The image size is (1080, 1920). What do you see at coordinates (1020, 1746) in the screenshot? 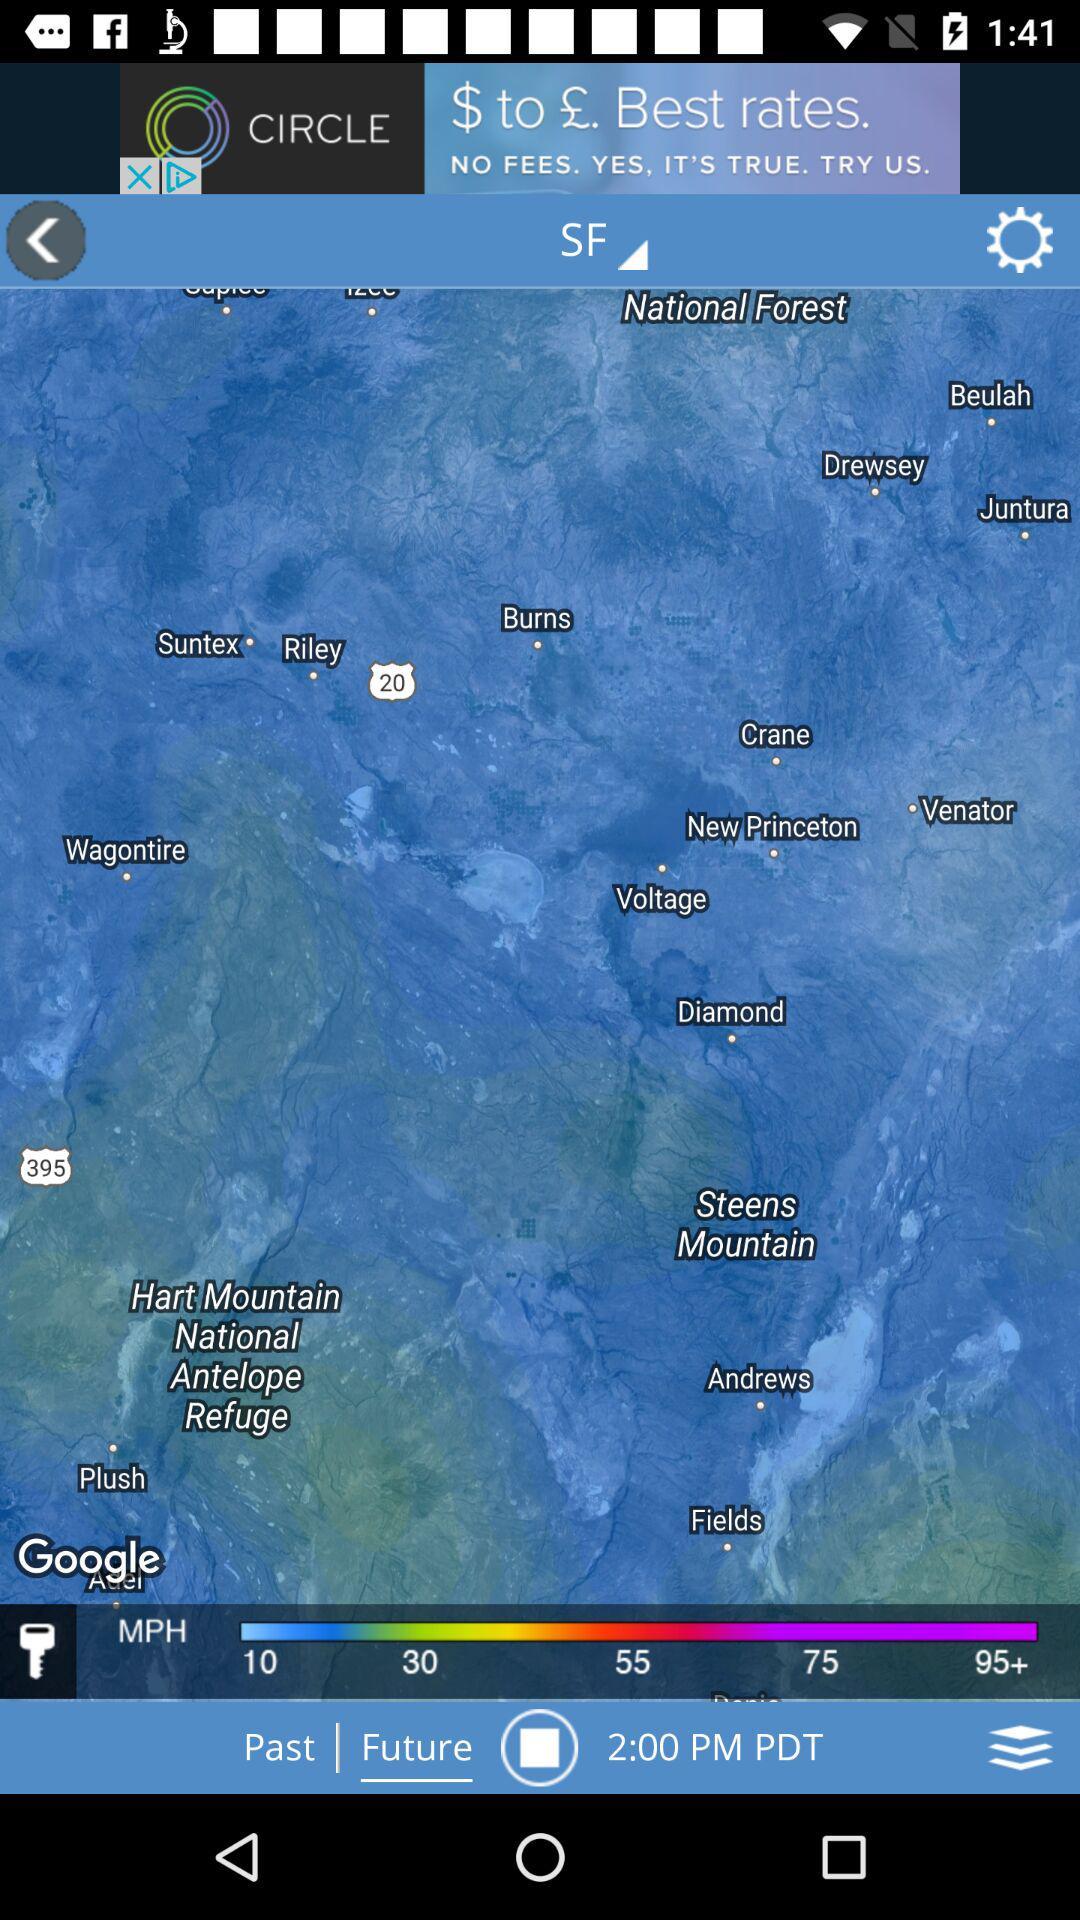
I see `the layers icon` at bounding box center [1020, 1746].